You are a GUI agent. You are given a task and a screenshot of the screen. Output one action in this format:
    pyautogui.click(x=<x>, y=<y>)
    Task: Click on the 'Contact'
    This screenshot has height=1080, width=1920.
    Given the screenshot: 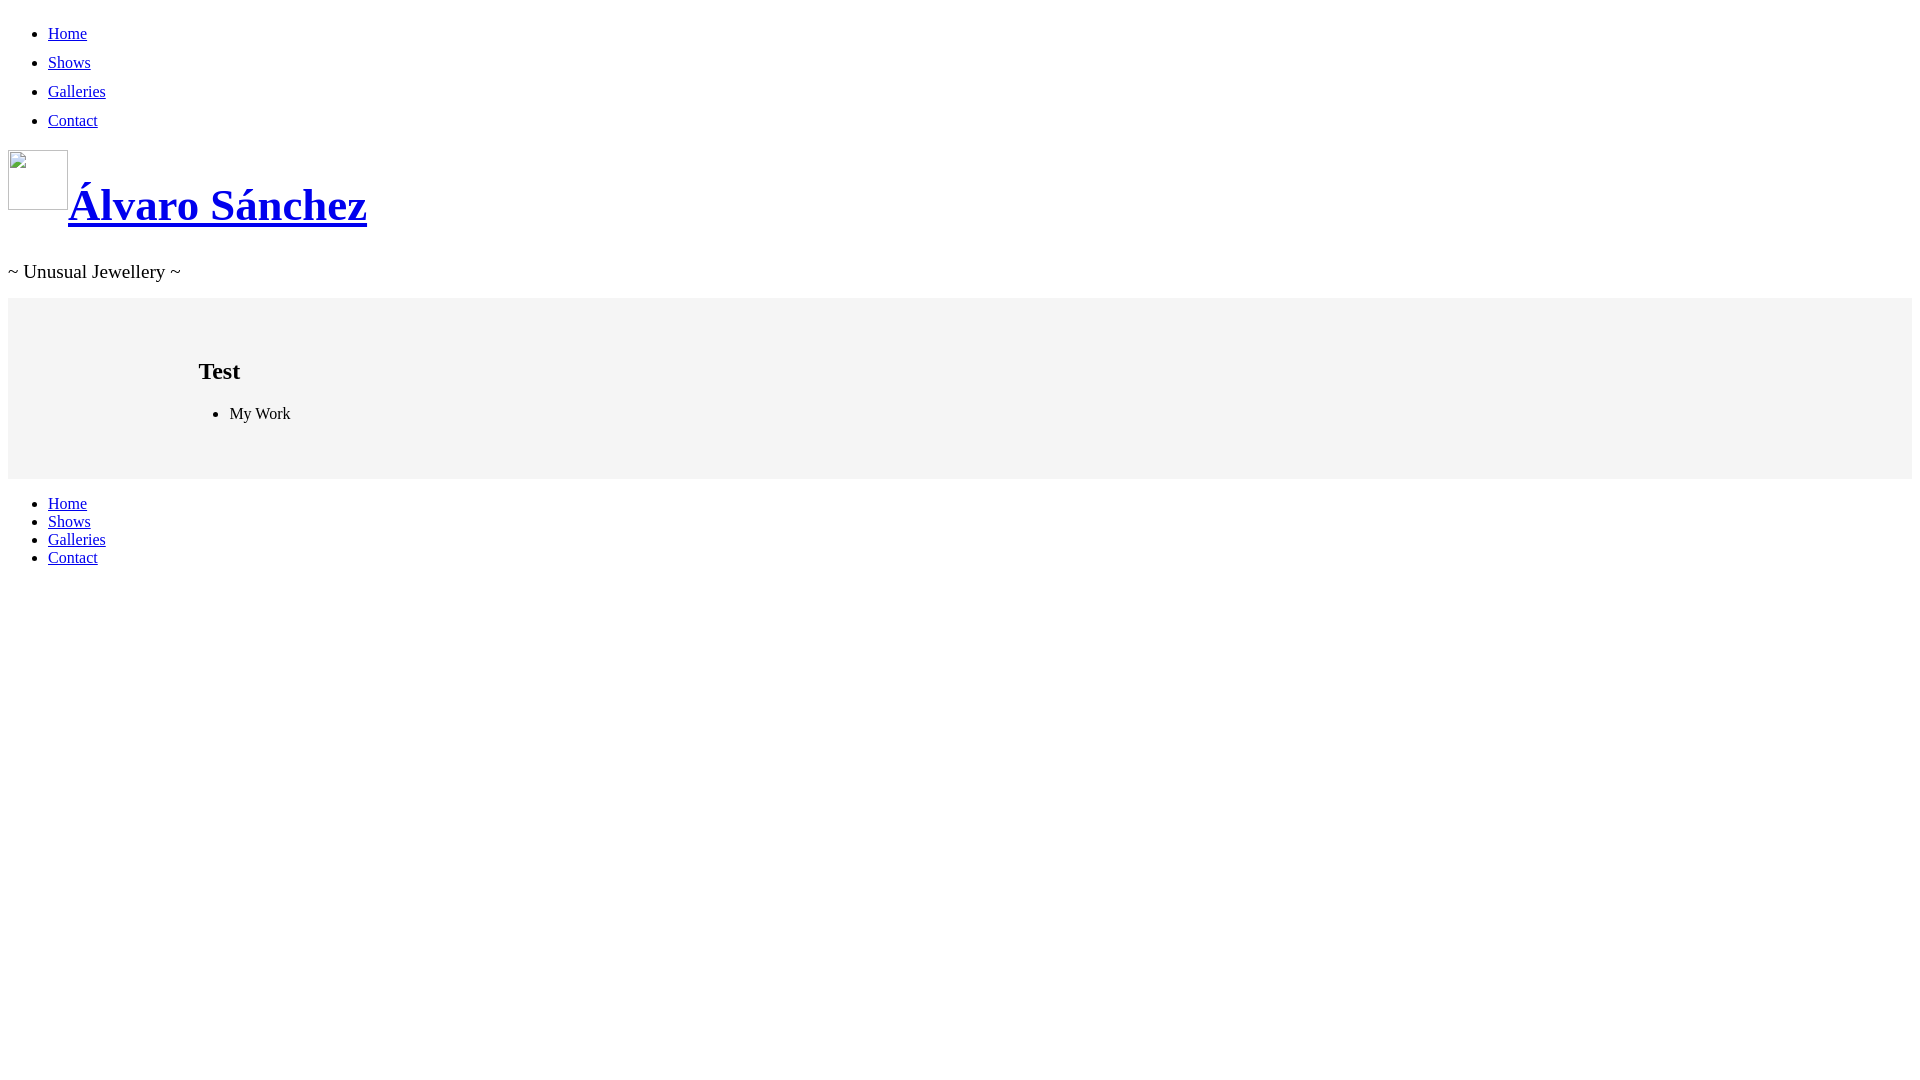 What is the action you would take?
    pyautogui.click(x=72, y=557)
    